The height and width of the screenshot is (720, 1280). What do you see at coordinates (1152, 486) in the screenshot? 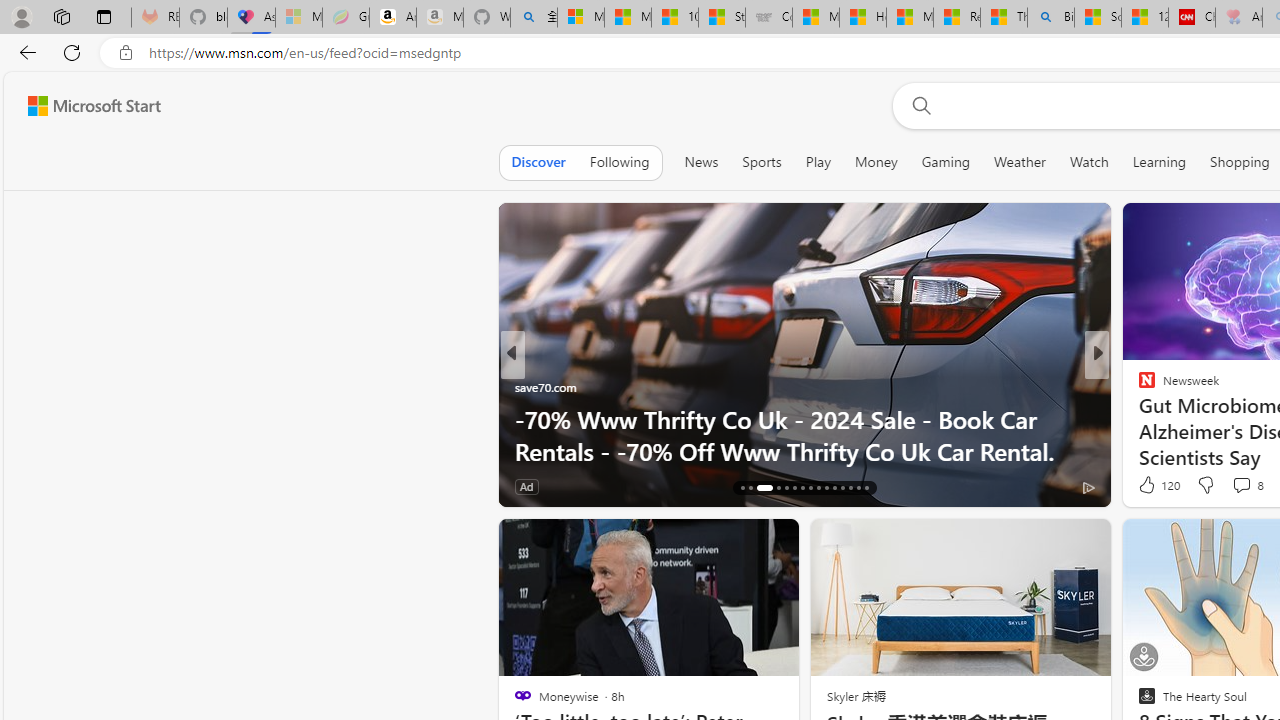
I see `'799 Like'` at bounding box center [1152, 486].